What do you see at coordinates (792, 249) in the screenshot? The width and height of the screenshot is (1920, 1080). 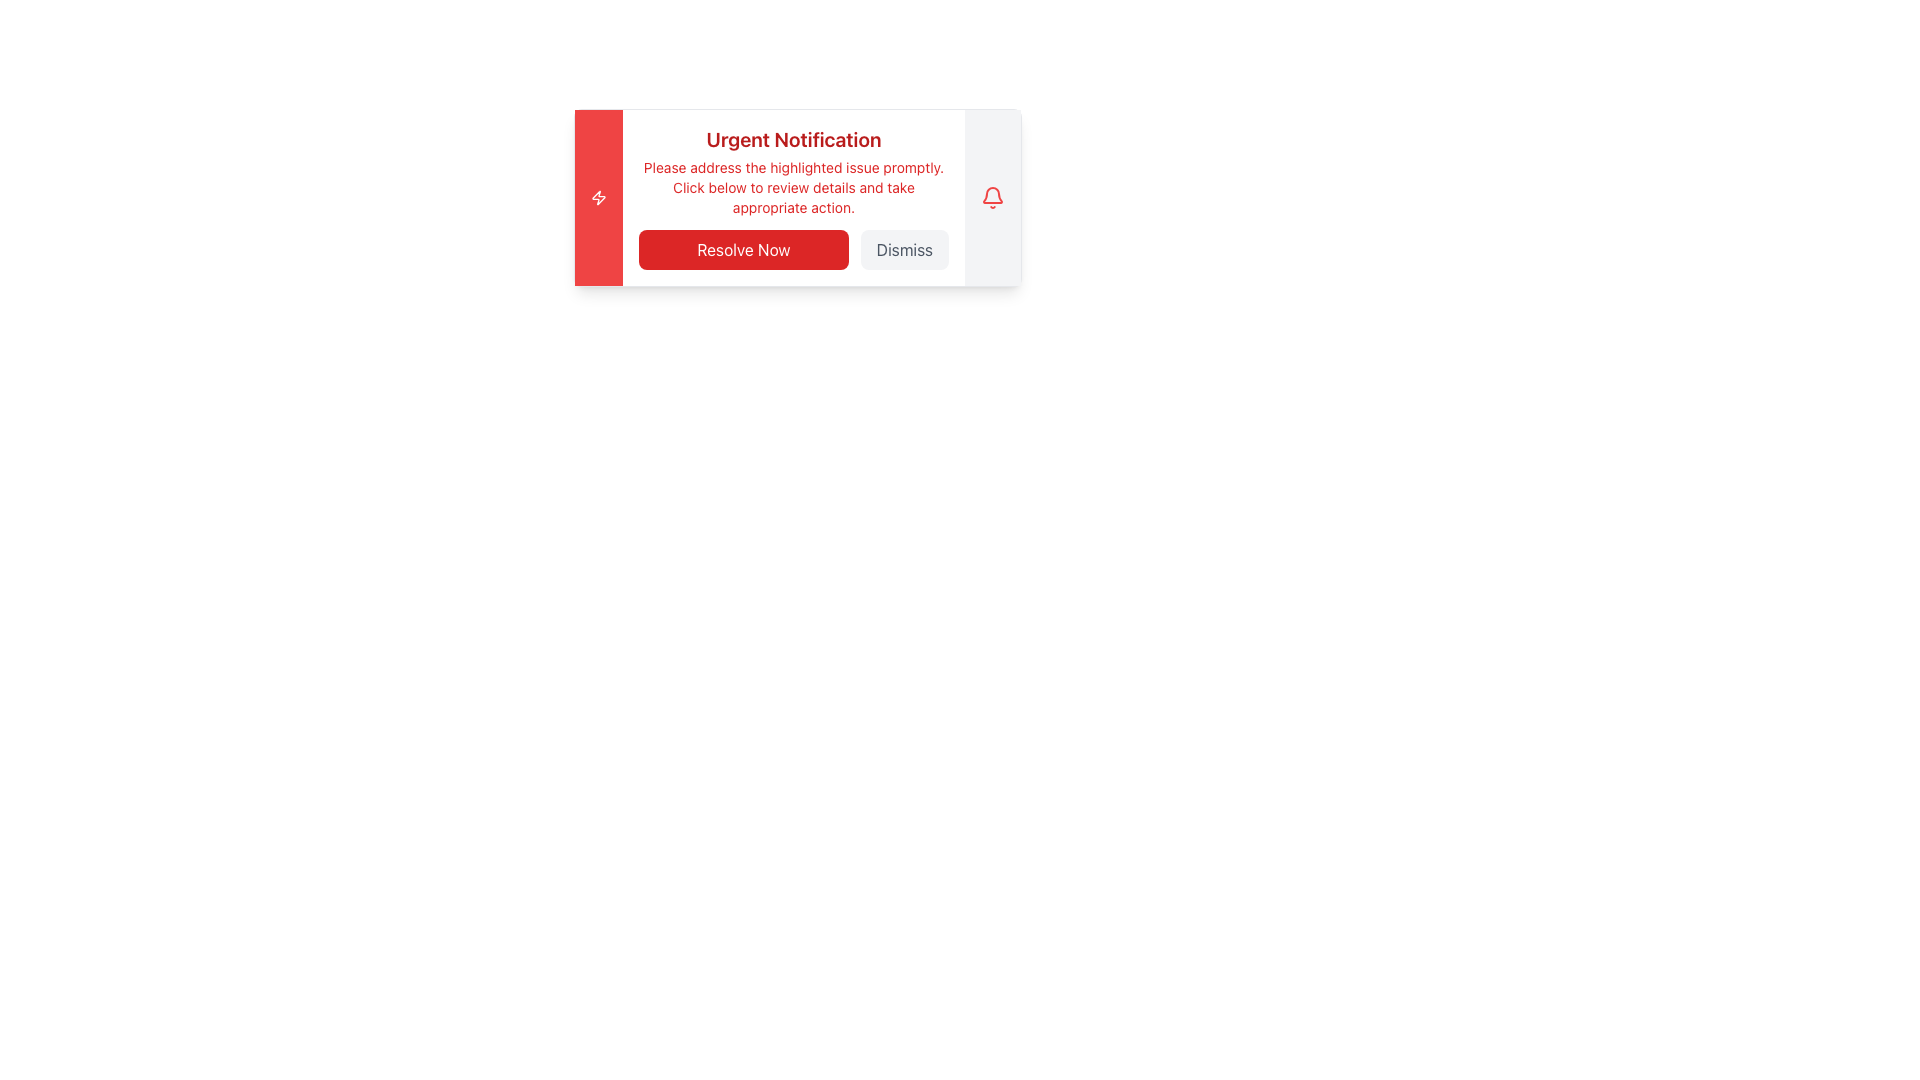 I see `the 'Resolve Now' button located in the middle of the interface` at bounding box center [792, 249].